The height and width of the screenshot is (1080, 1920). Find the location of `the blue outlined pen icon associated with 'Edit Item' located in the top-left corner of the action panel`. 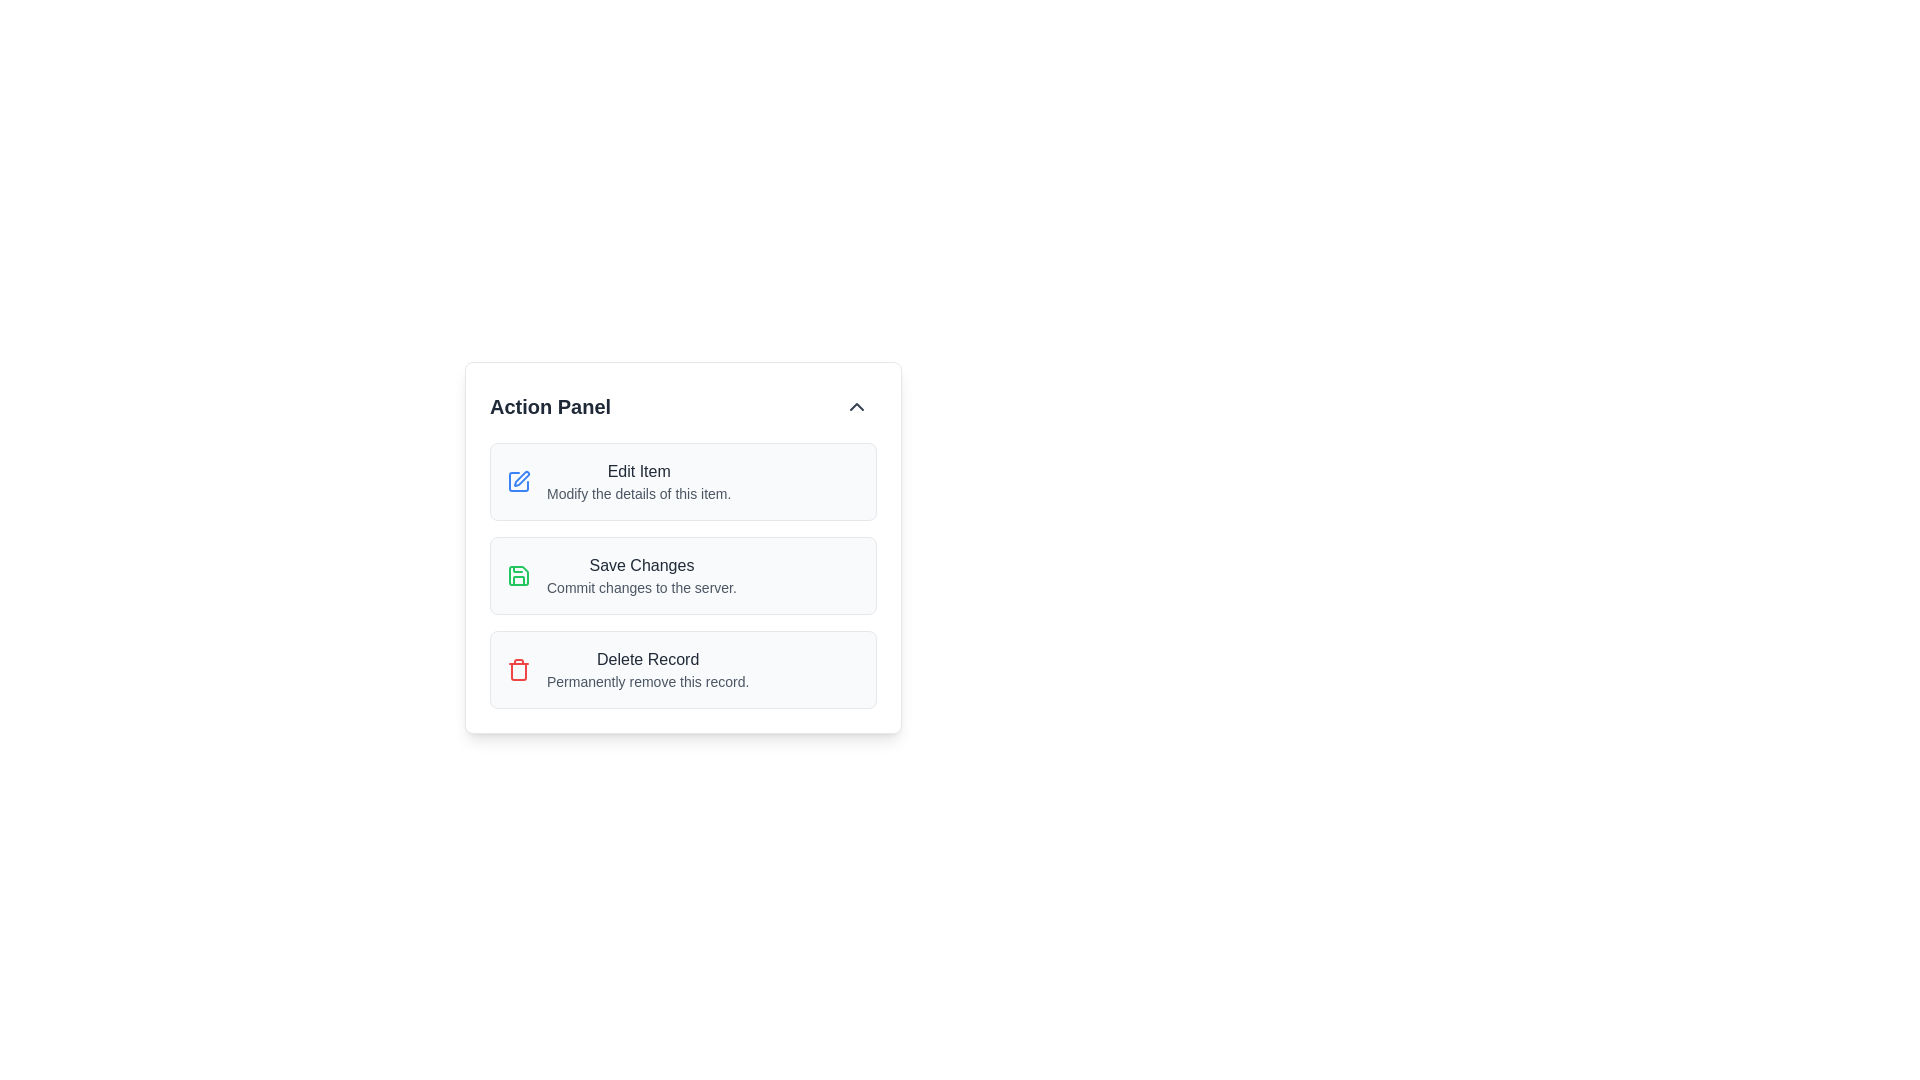

the blue outlined pen icon associated with 'Edit Item' located in the top-left corner of the action panel is located at coordinates (518, 482).